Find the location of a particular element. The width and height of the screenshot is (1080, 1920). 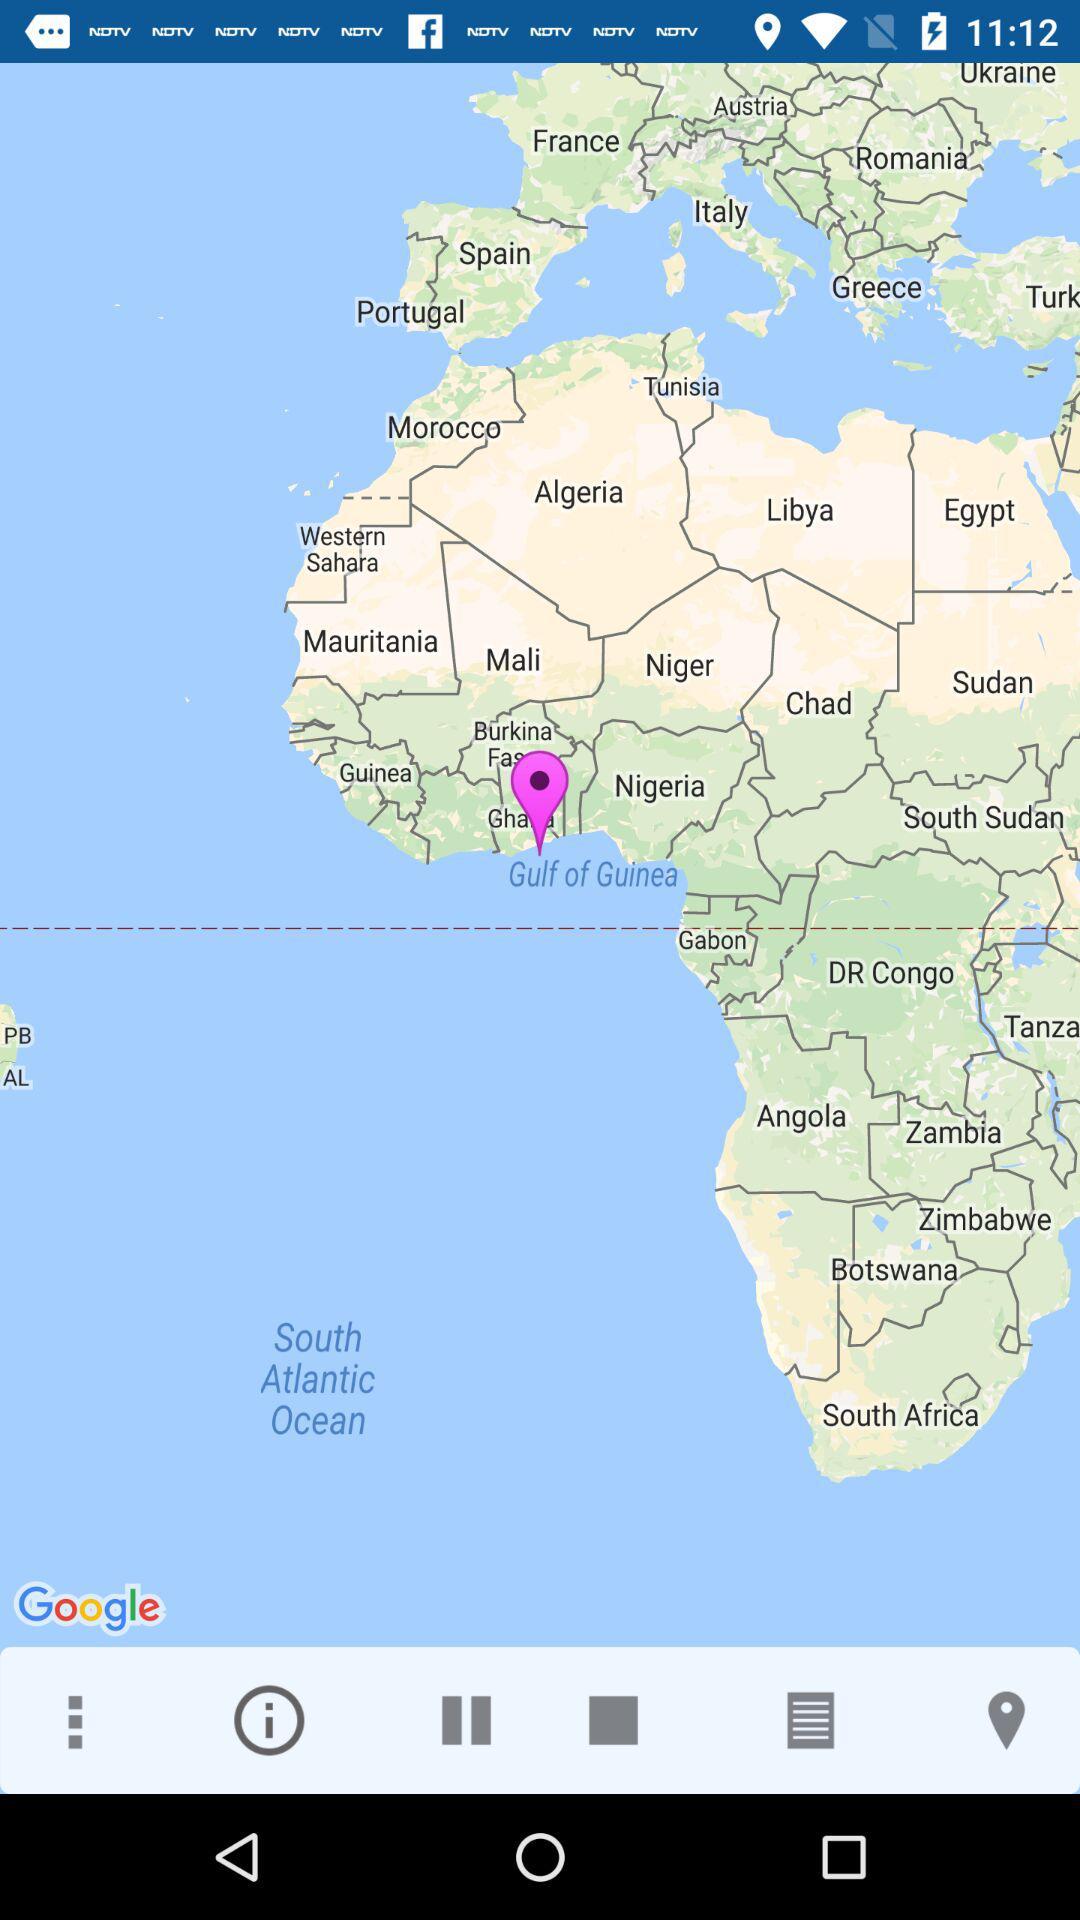

the location icon is located at coordinates (1006, 1719).